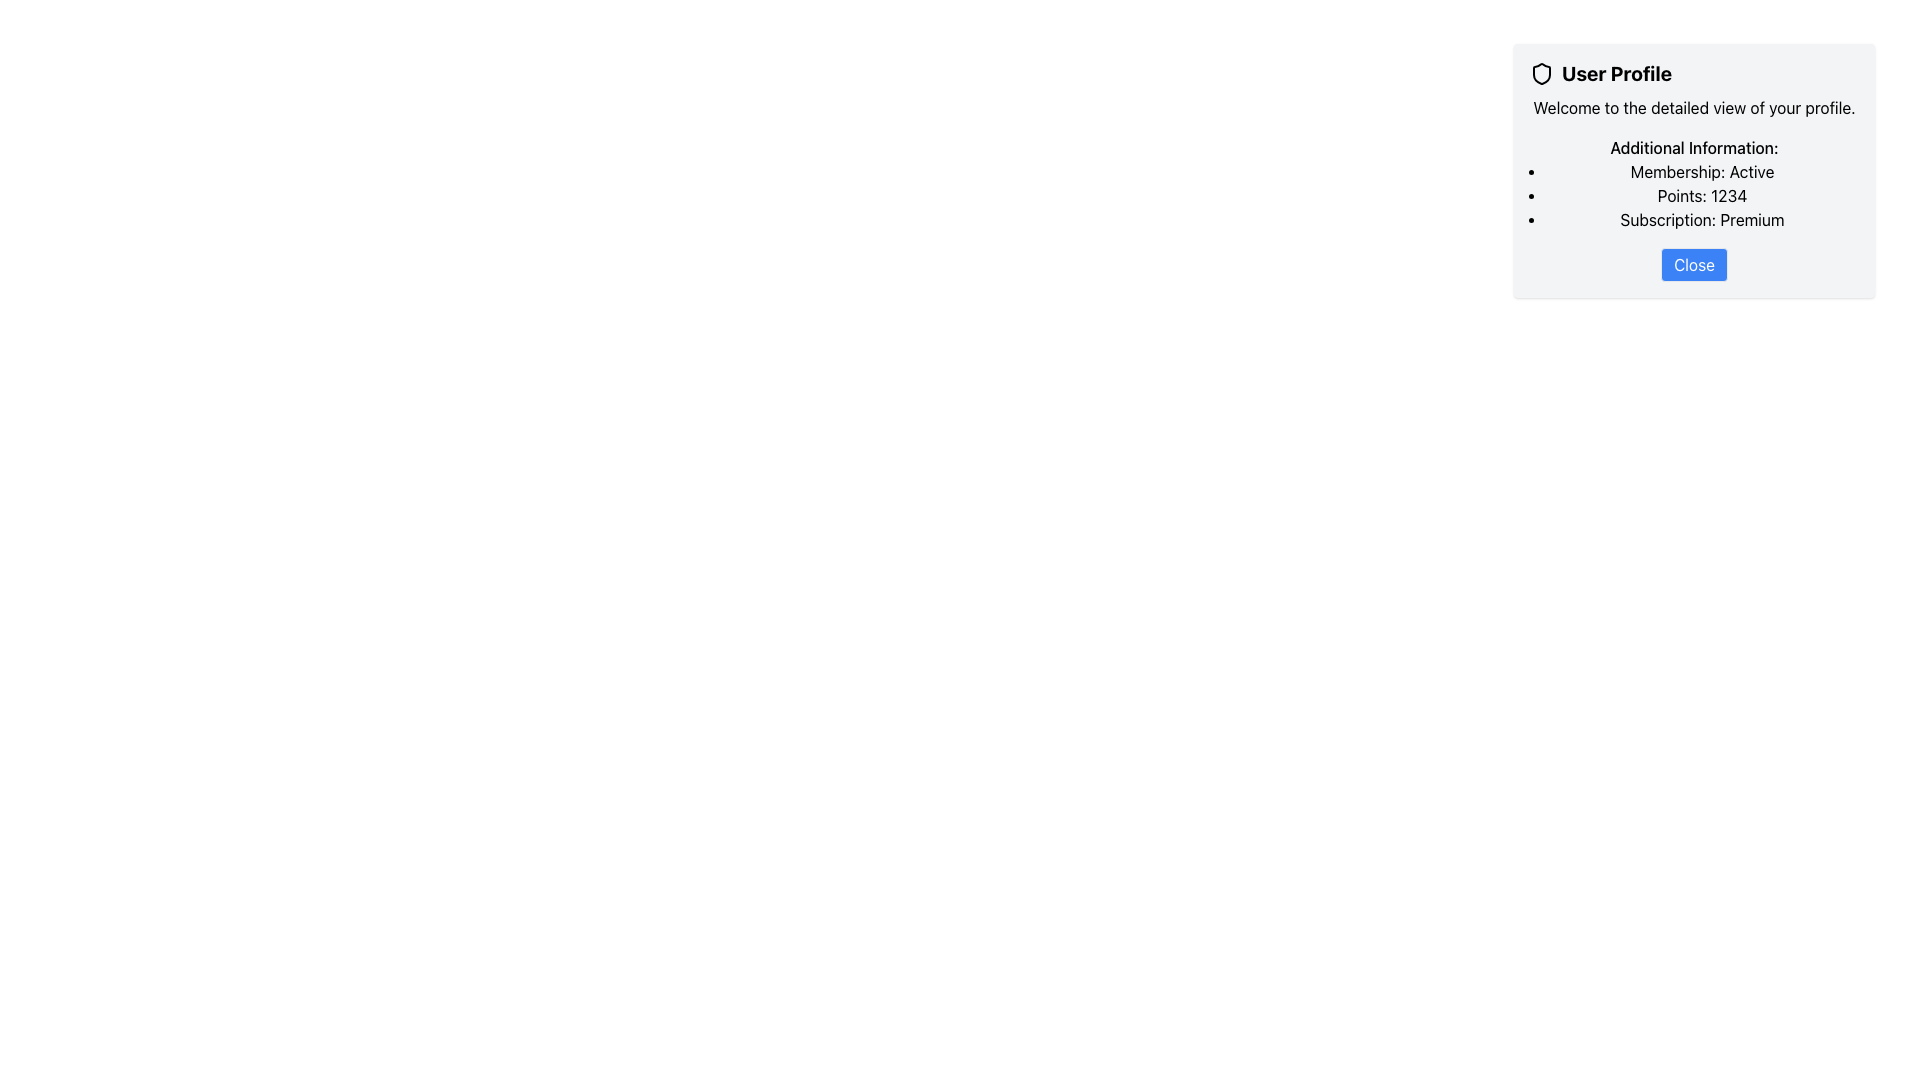  I want to click on the text label that serves as a header or title within the card interface, located below and to the right of the shield icon, so click(1617, 72).